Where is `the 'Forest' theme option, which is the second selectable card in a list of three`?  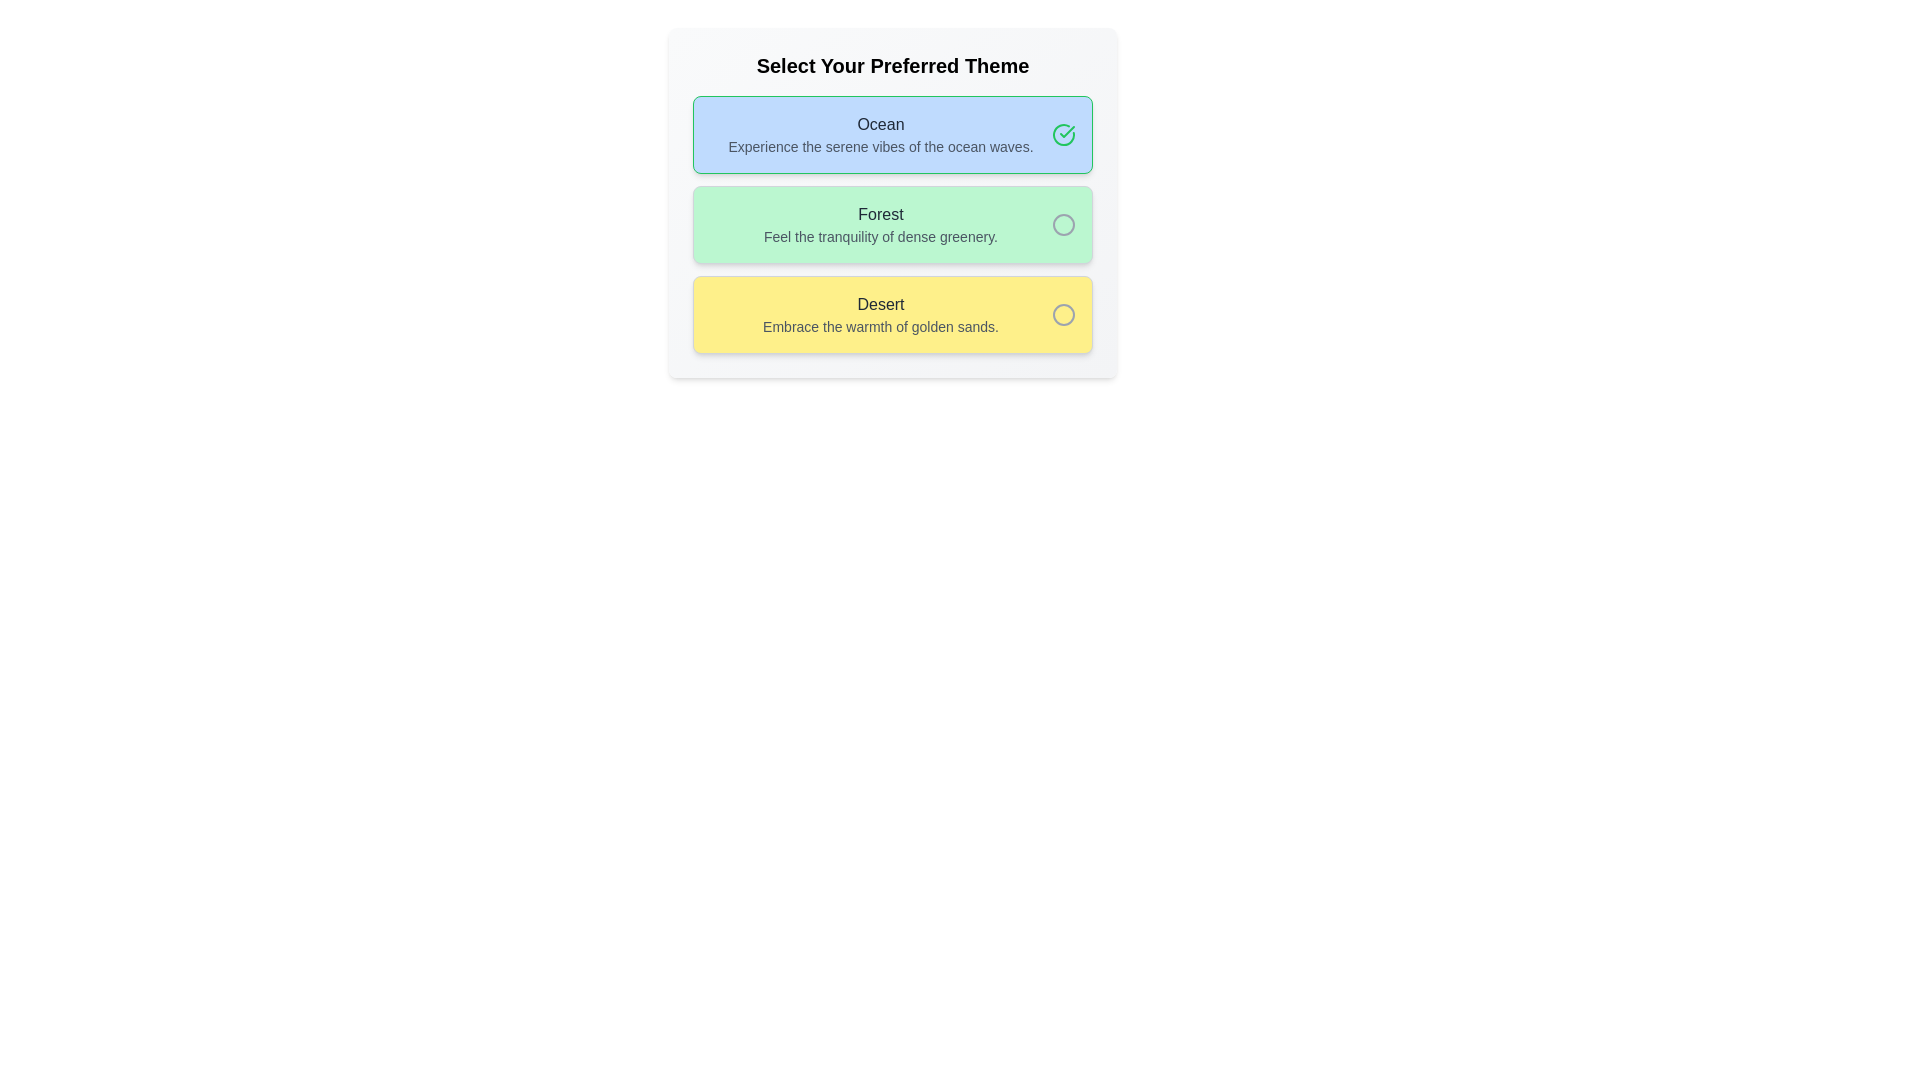 the 'Forest' theme option, which is the second selectable card in a list of three is located at coordinates (880, 224).